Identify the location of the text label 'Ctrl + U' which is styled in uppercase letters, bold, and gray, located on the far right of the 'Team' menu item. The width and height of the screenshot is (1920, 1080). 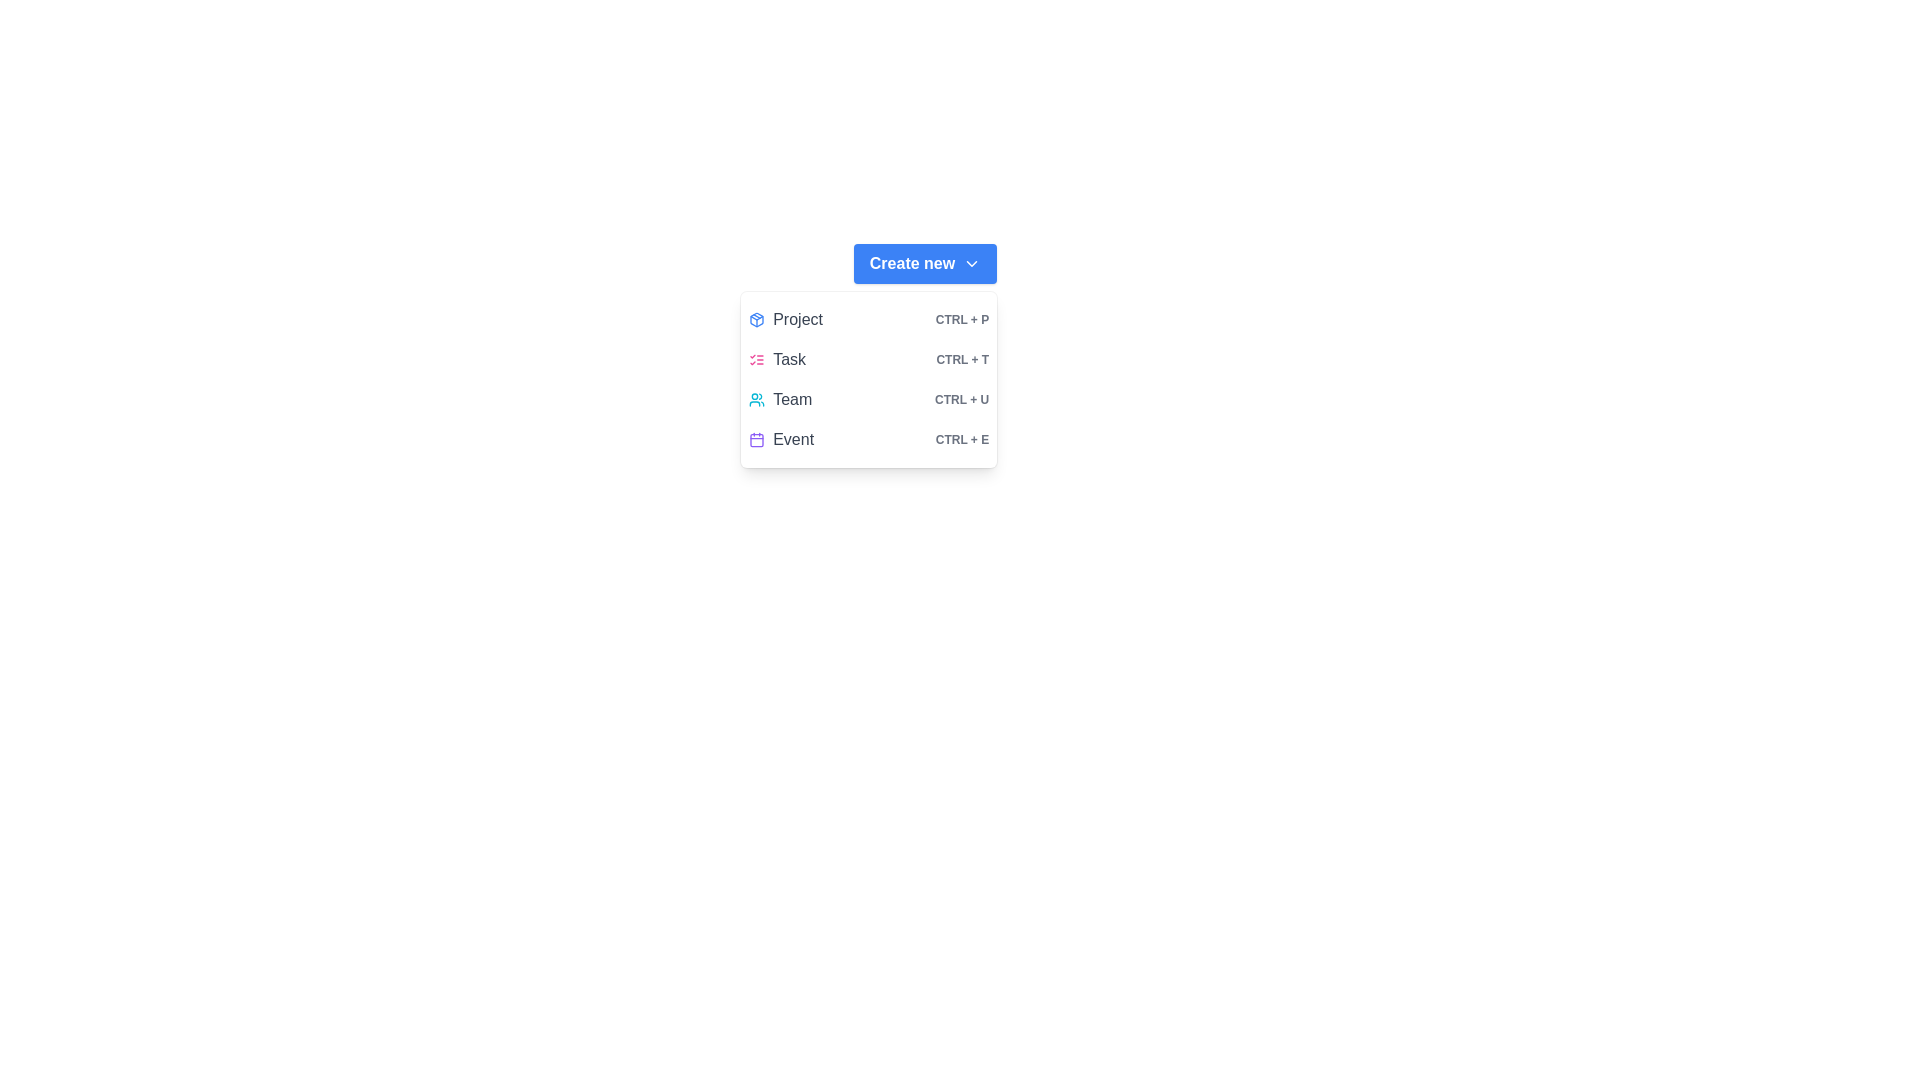
(962, 400).